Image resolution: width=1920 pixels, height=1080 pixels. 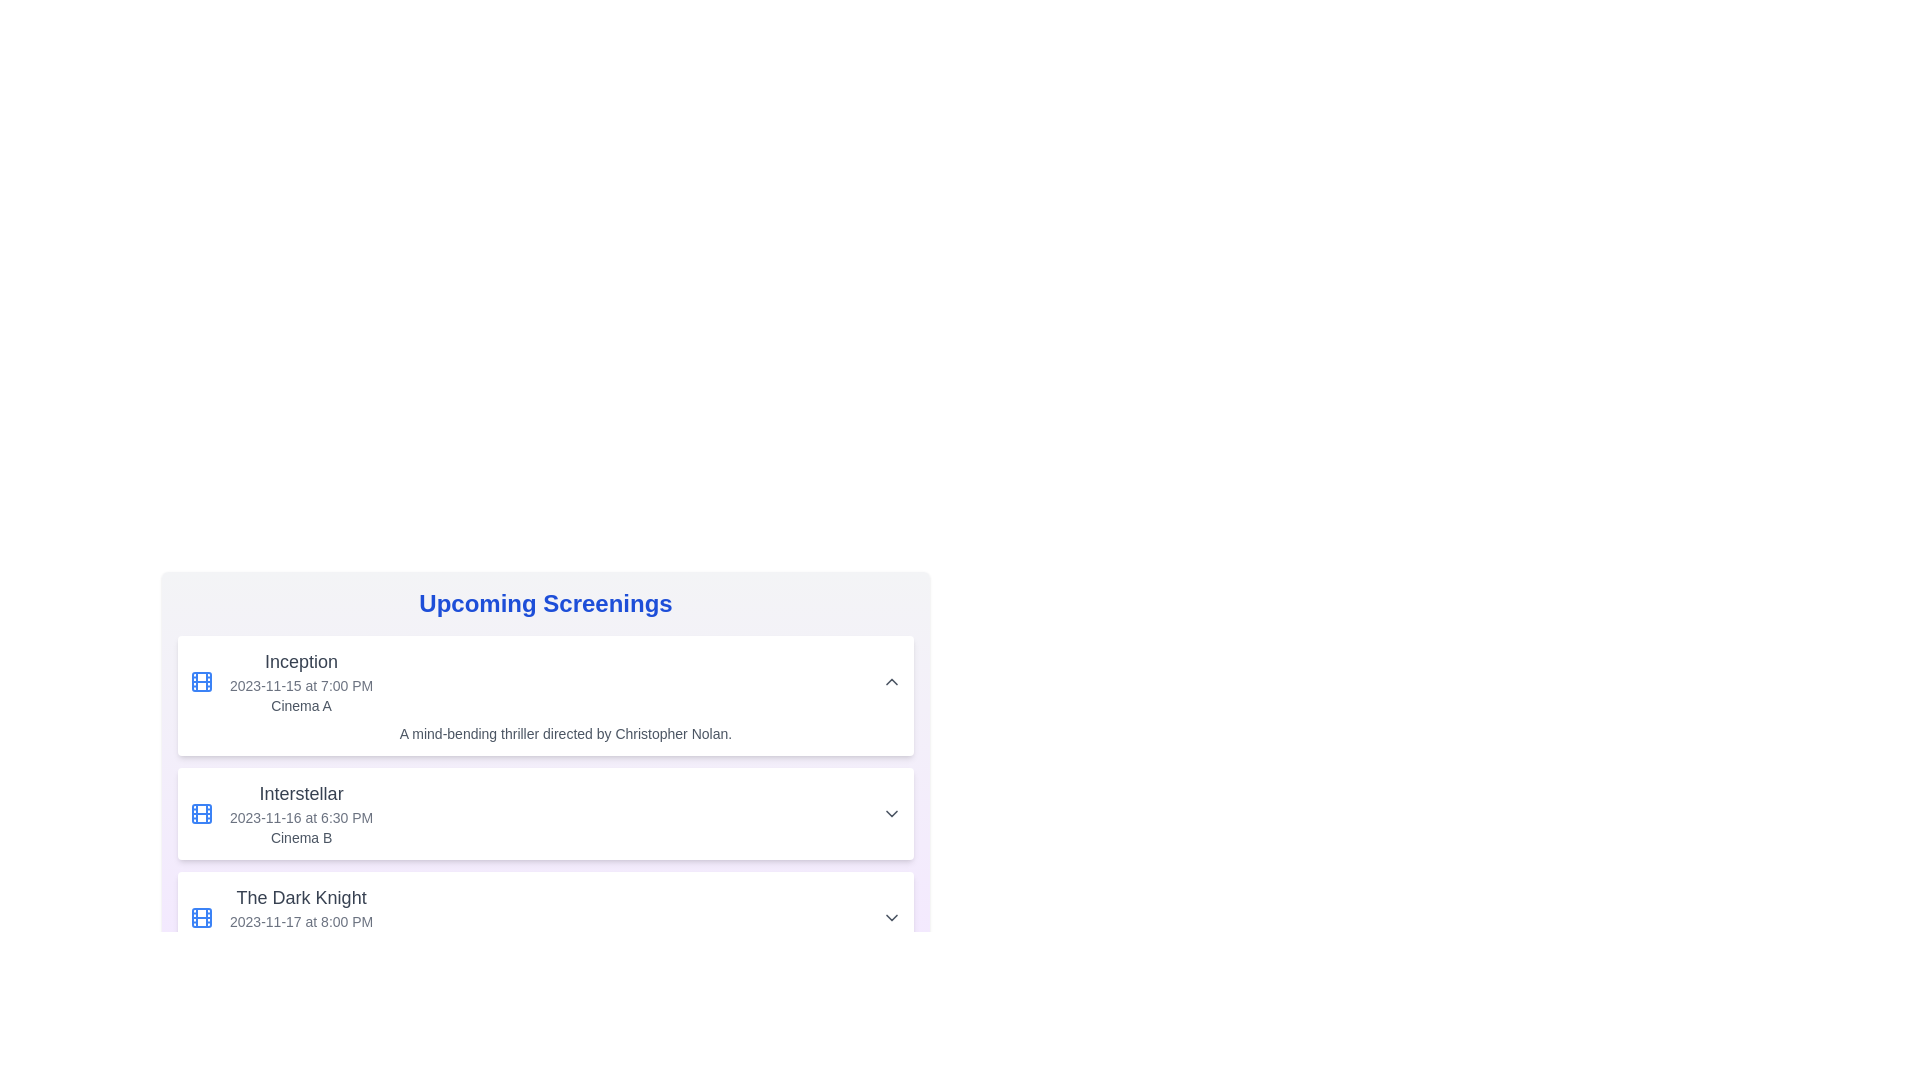 I want to click on the title heading for the movie 'The Dark Knight' located at the bottom-left area of the main content section, so click(x=300, y=897).